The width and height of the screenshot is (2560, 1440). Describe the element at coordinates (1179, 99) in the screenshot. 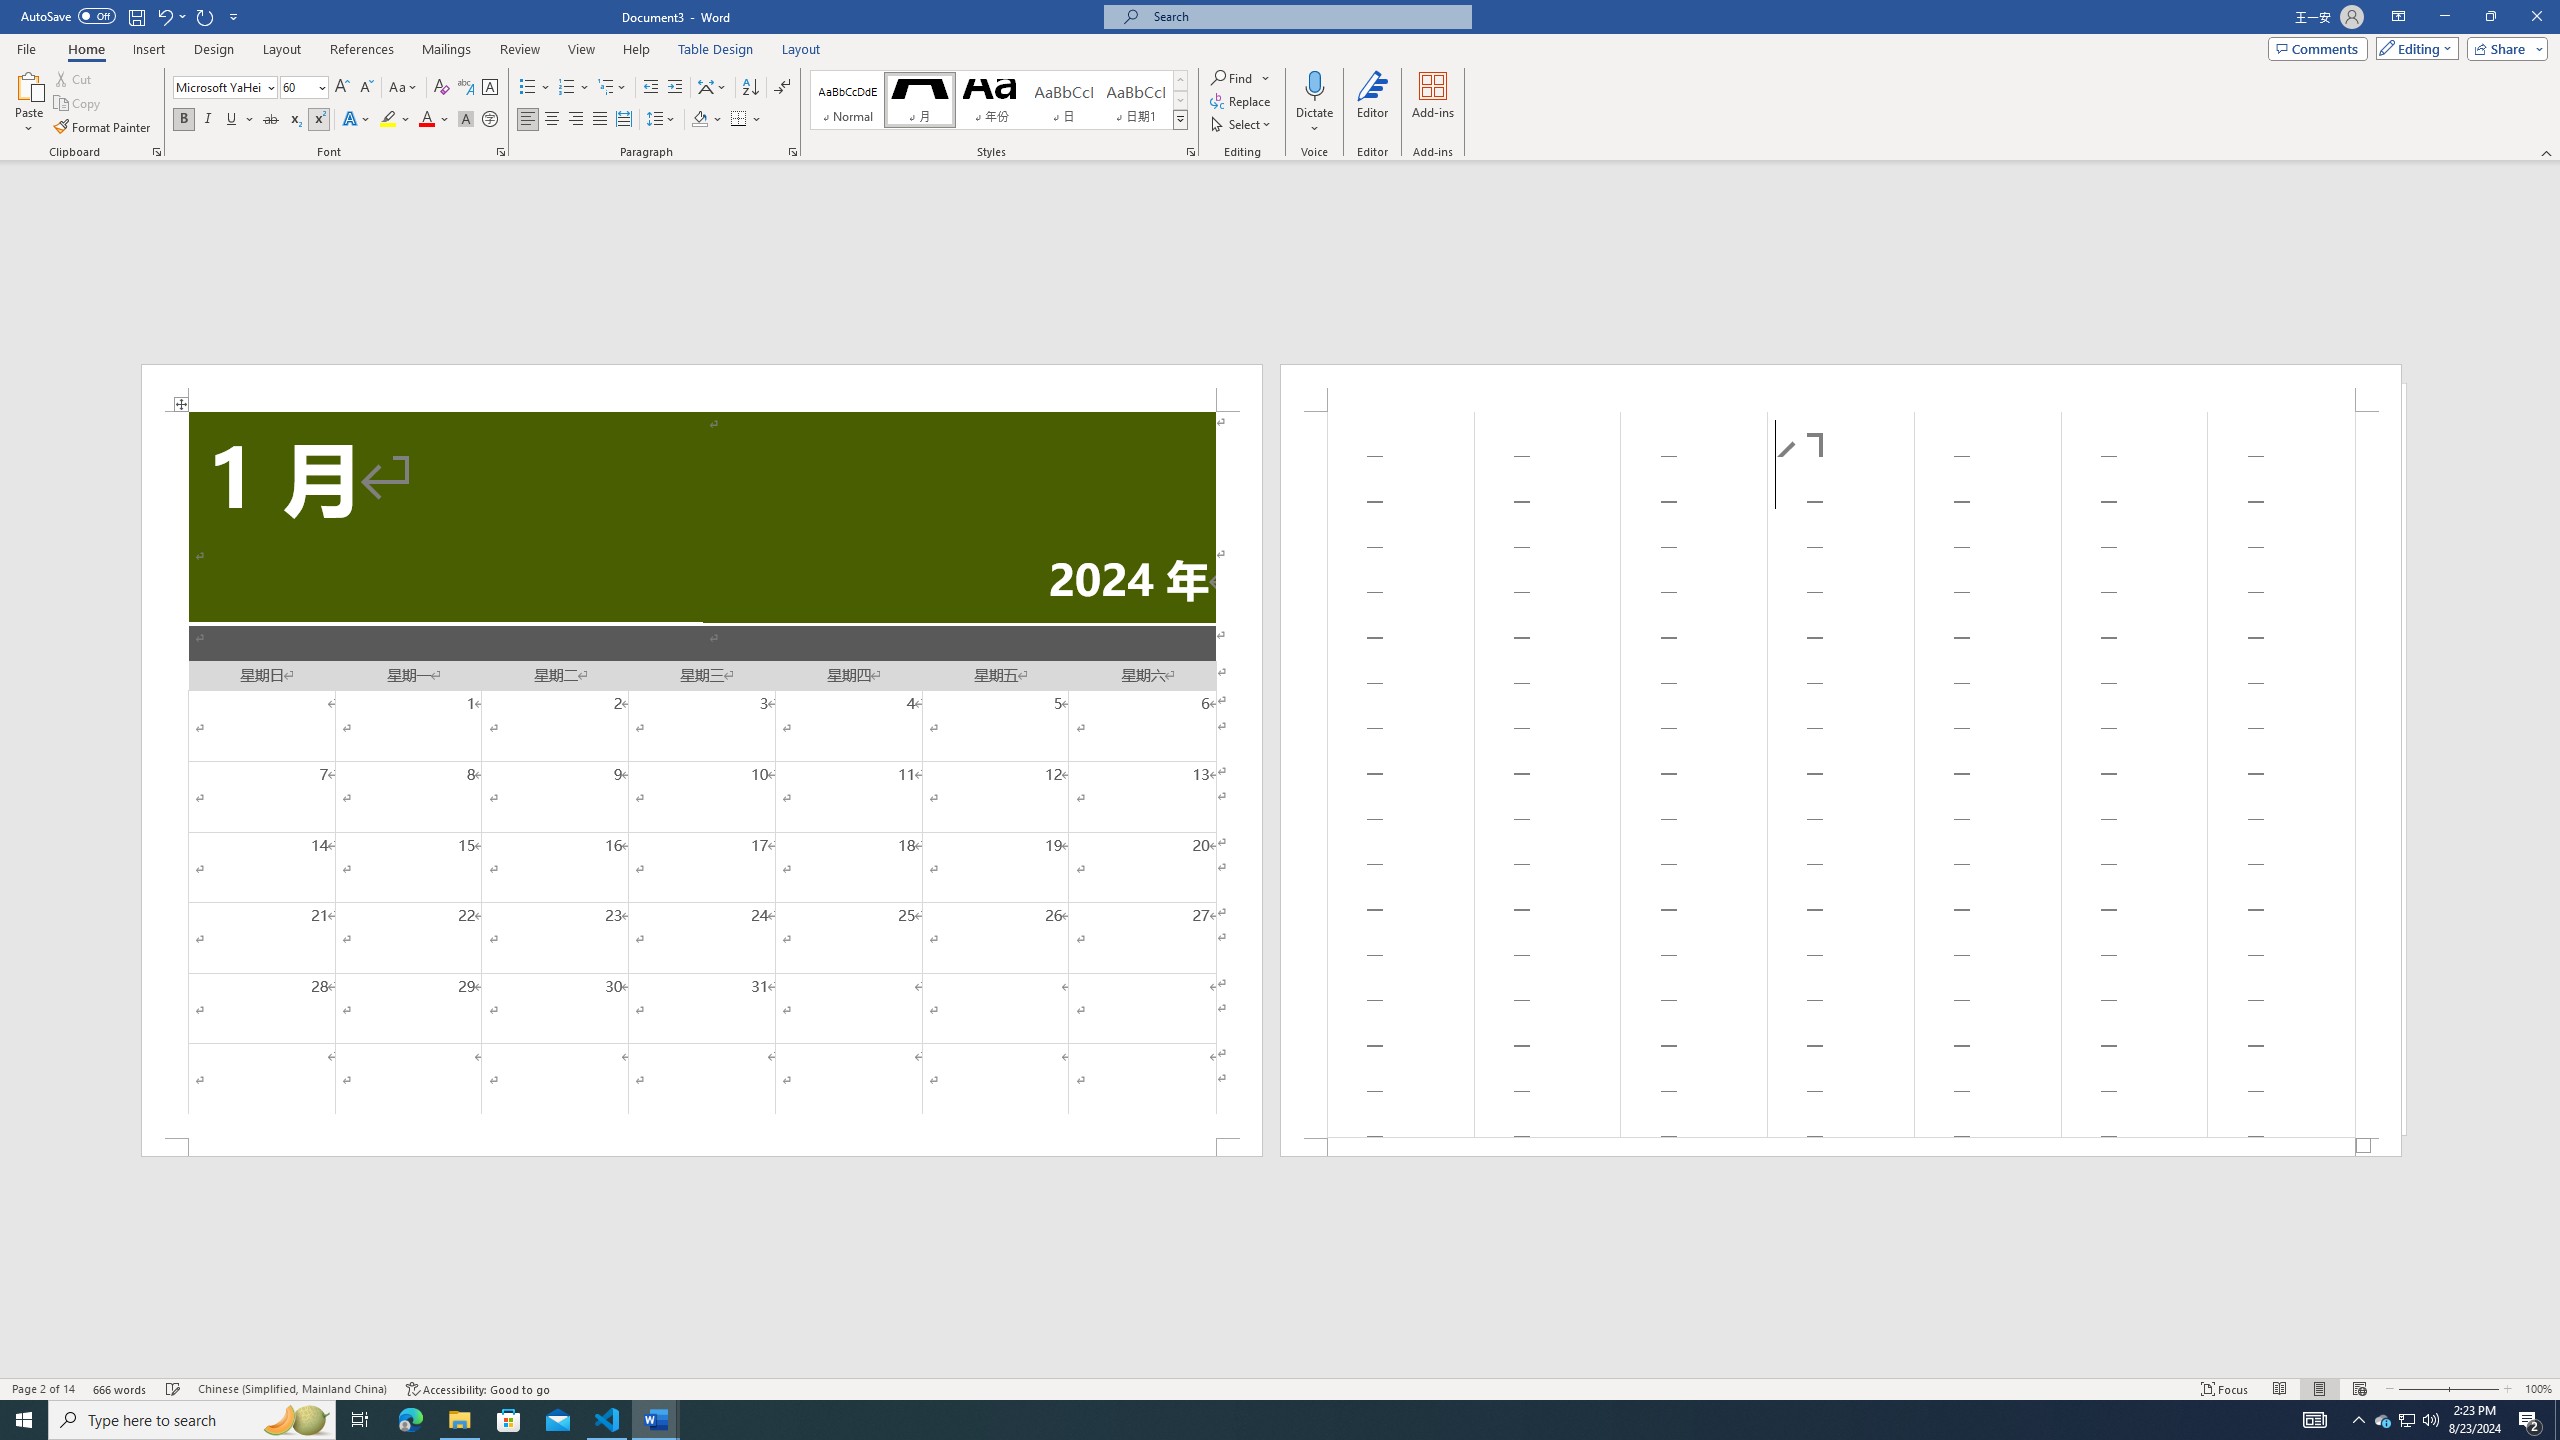

I see `'Row Down'` at that location.